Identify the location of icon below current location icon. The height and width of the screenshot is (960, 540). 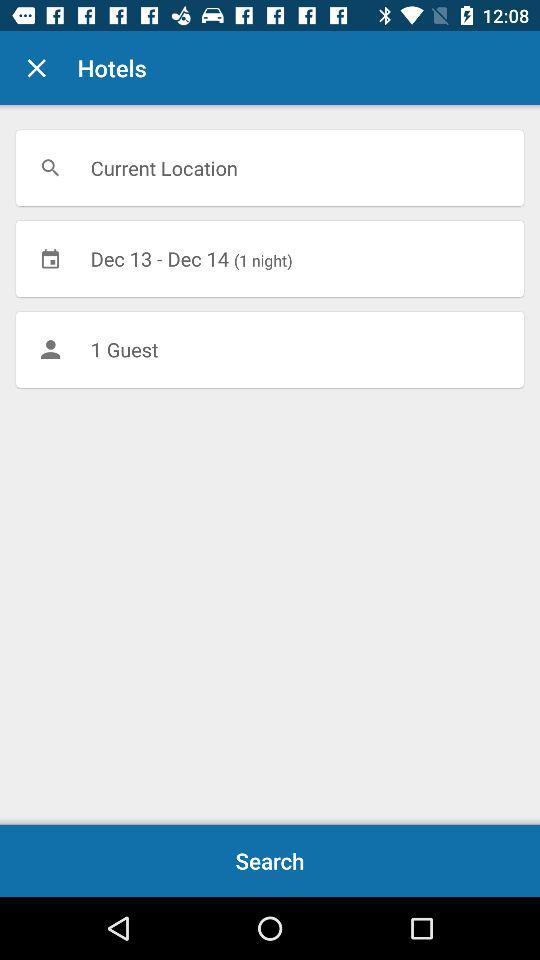
(270, 257).